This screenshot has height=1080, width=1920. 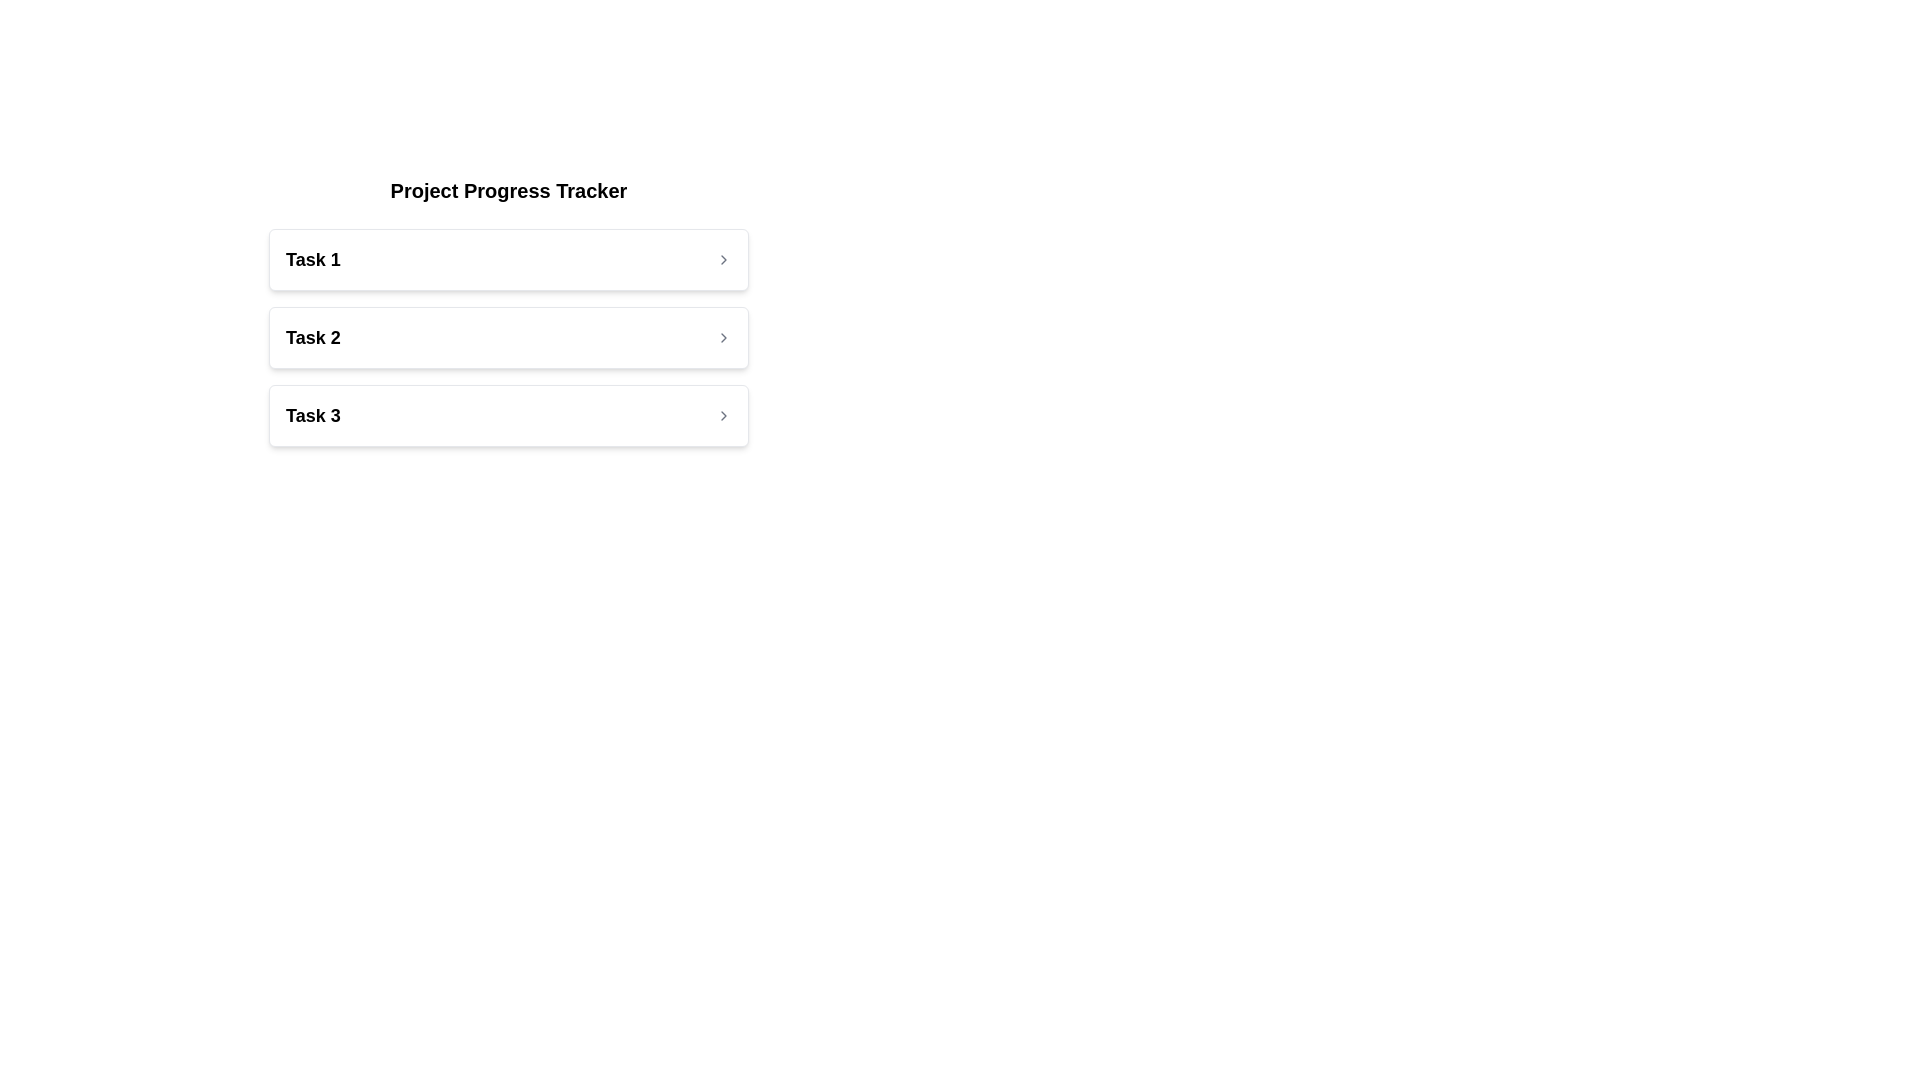 I want to click on the text label displaying 'Project Progress Tracker', which is styled in bold and large font at the top of the section containing a list of tasks, so click(x=508, y=191).